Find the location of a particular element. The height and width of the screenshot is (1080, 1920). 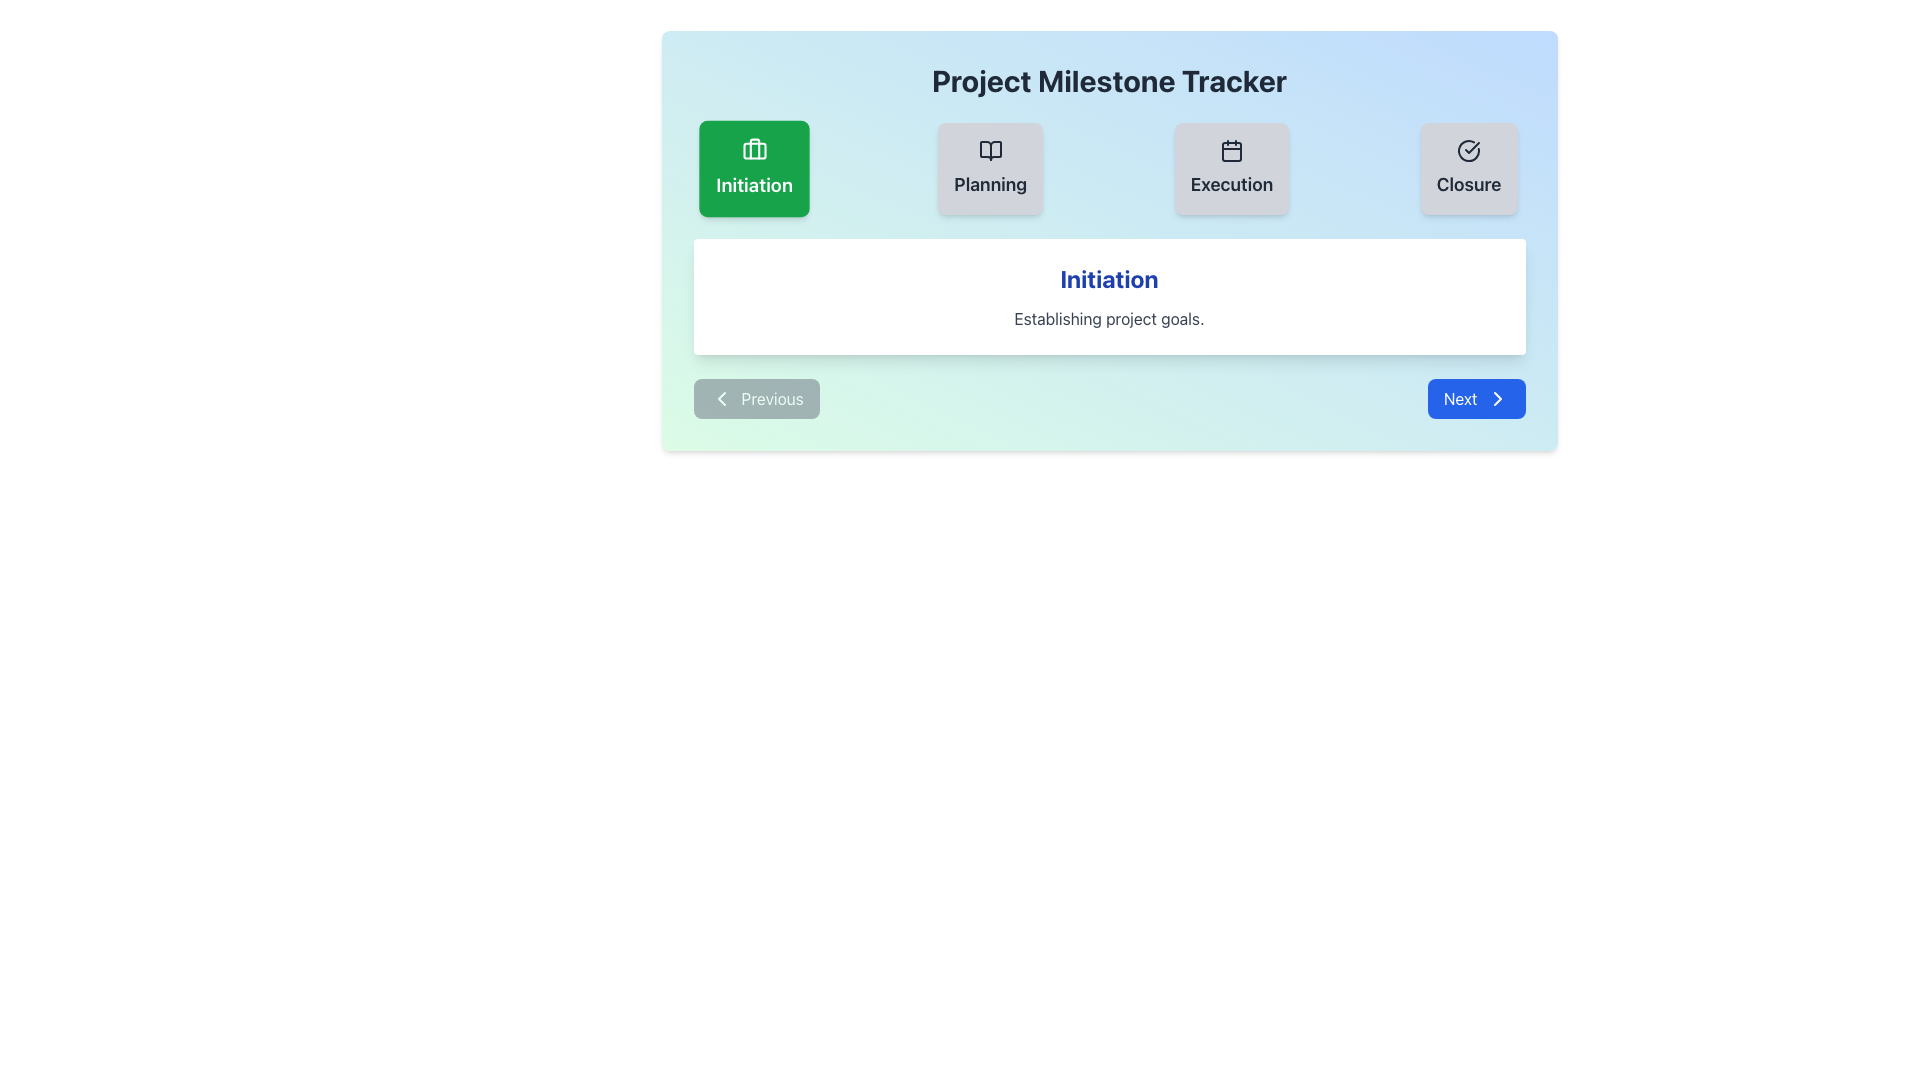

the second button in the horizontal series of four buttons under the 'Project Milestone Tracker' header is located at coordinates (990, 168).